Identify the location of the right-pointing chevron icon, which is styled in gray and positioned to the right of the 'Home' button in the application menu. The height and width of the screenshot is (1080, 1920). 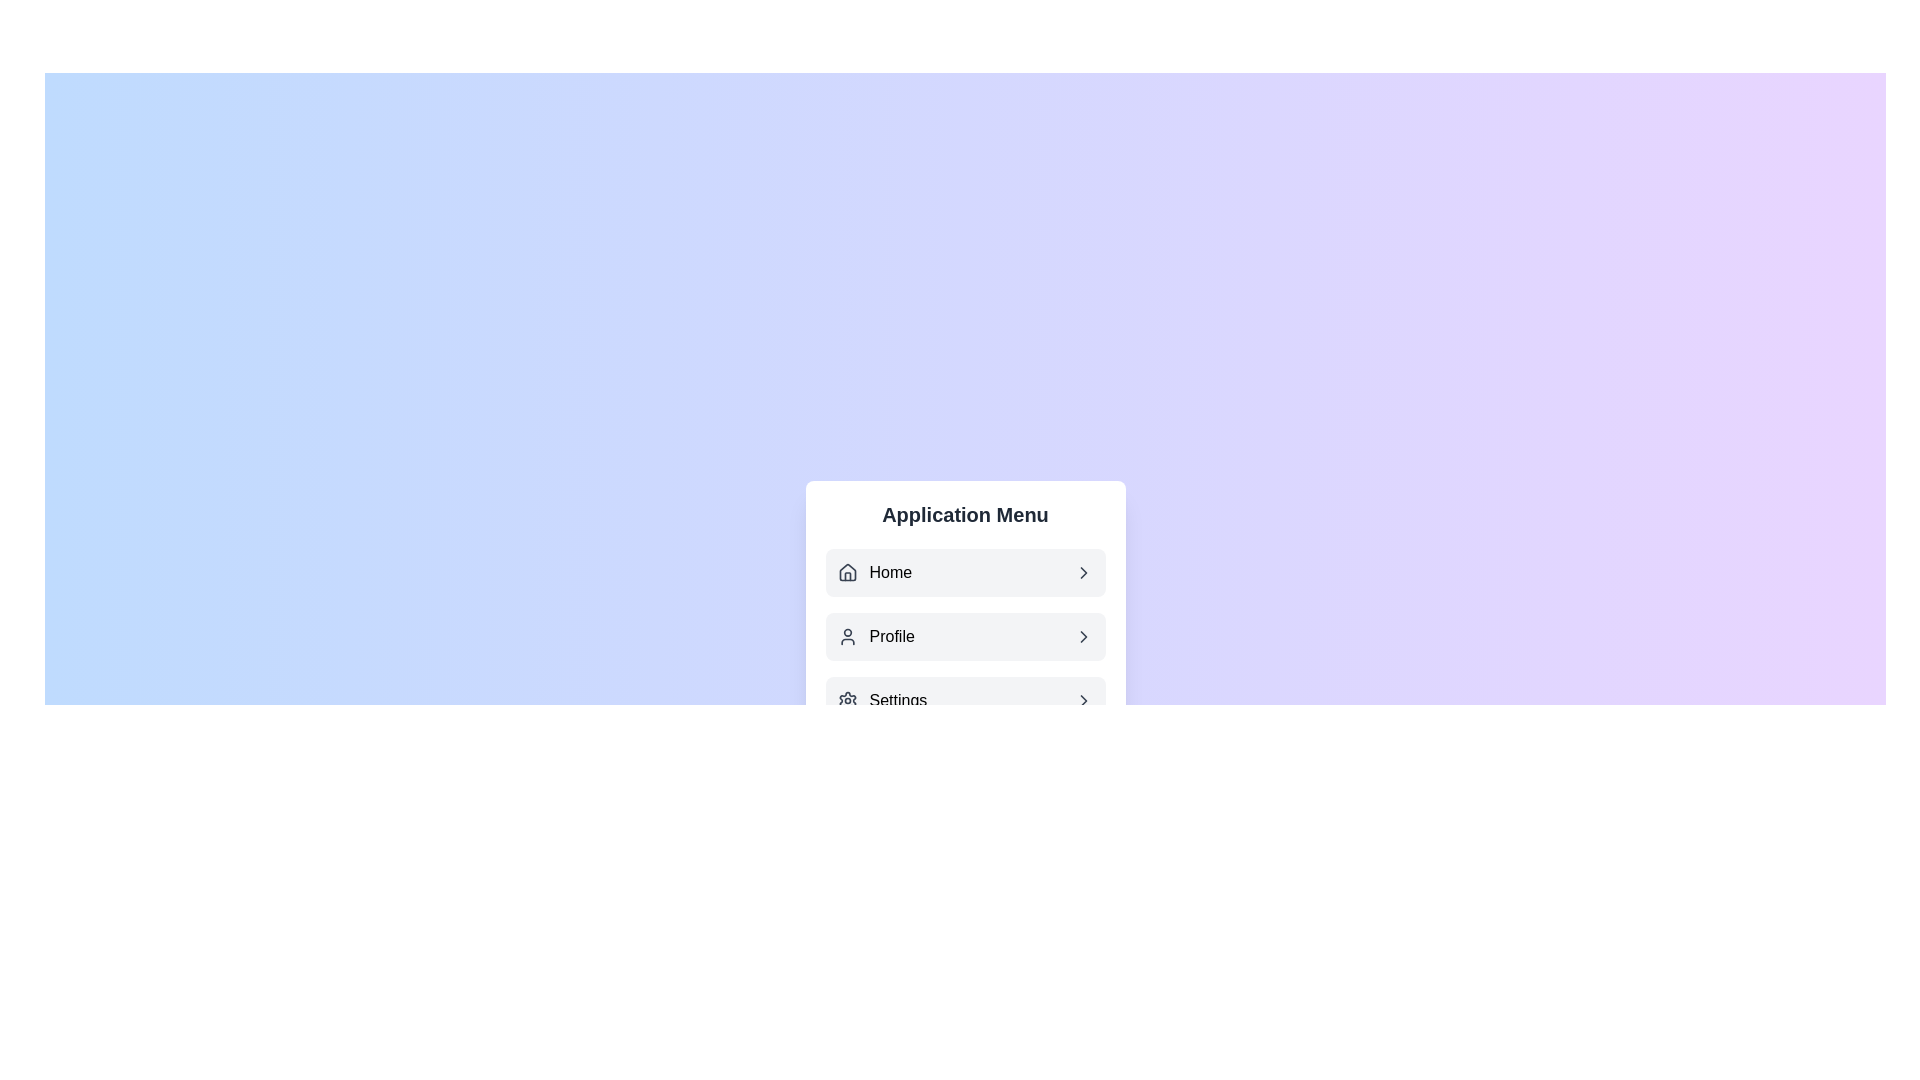
(1082, 573).